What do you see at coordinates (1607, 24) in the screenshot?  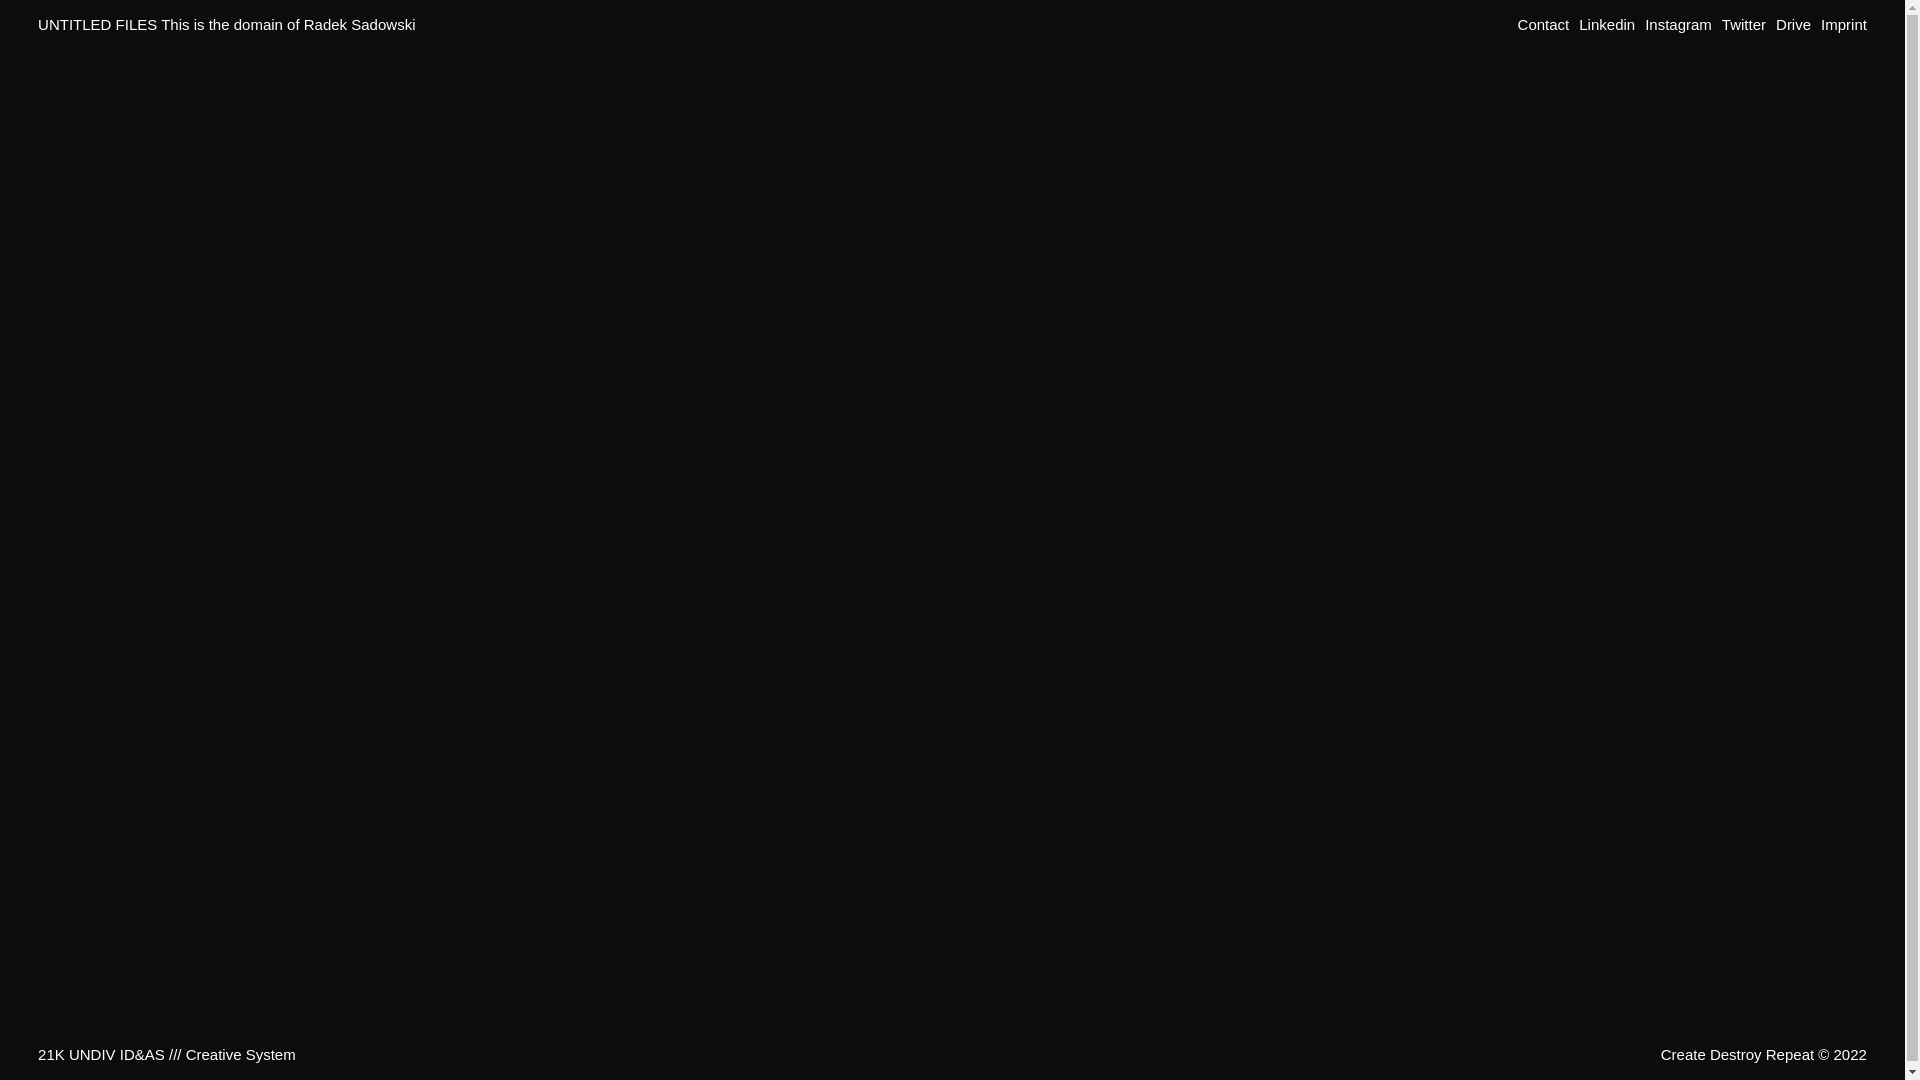 I see `'Linkedin'` at bounding box center [1607, 24].